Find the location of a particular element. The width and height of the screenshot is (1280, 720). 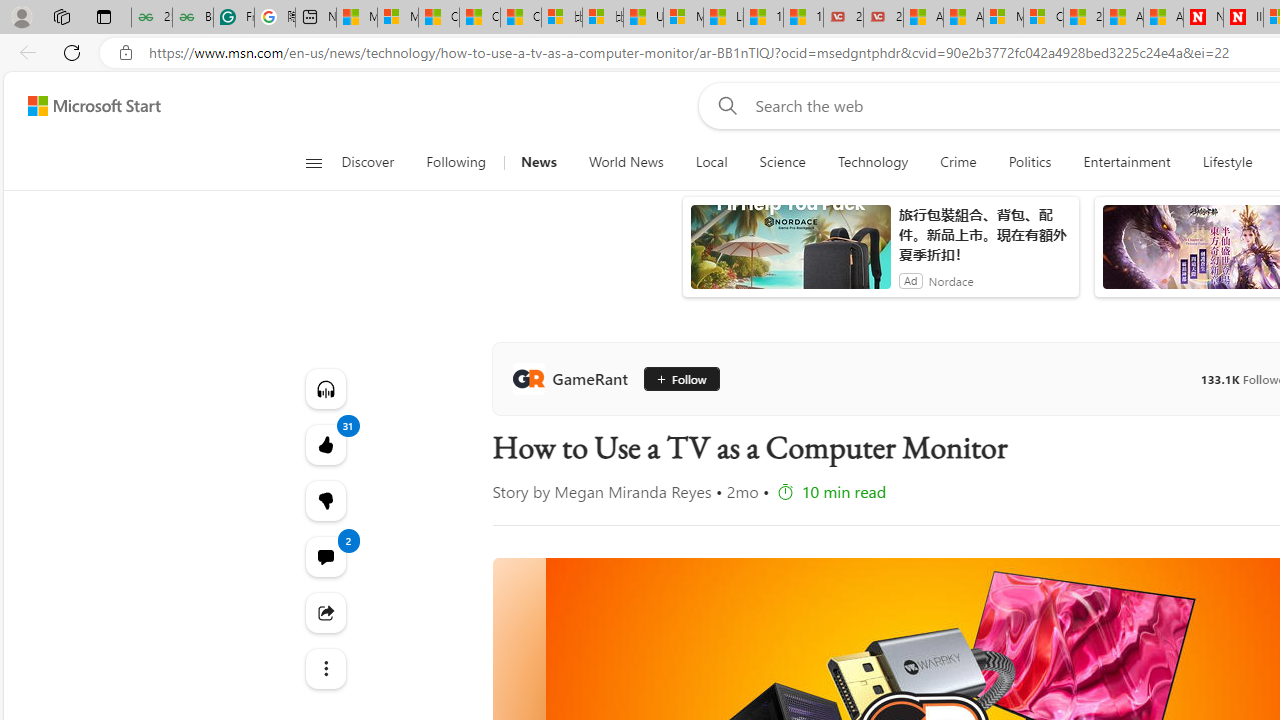

'Lifestyle' is located at coordinates (1226, 162).